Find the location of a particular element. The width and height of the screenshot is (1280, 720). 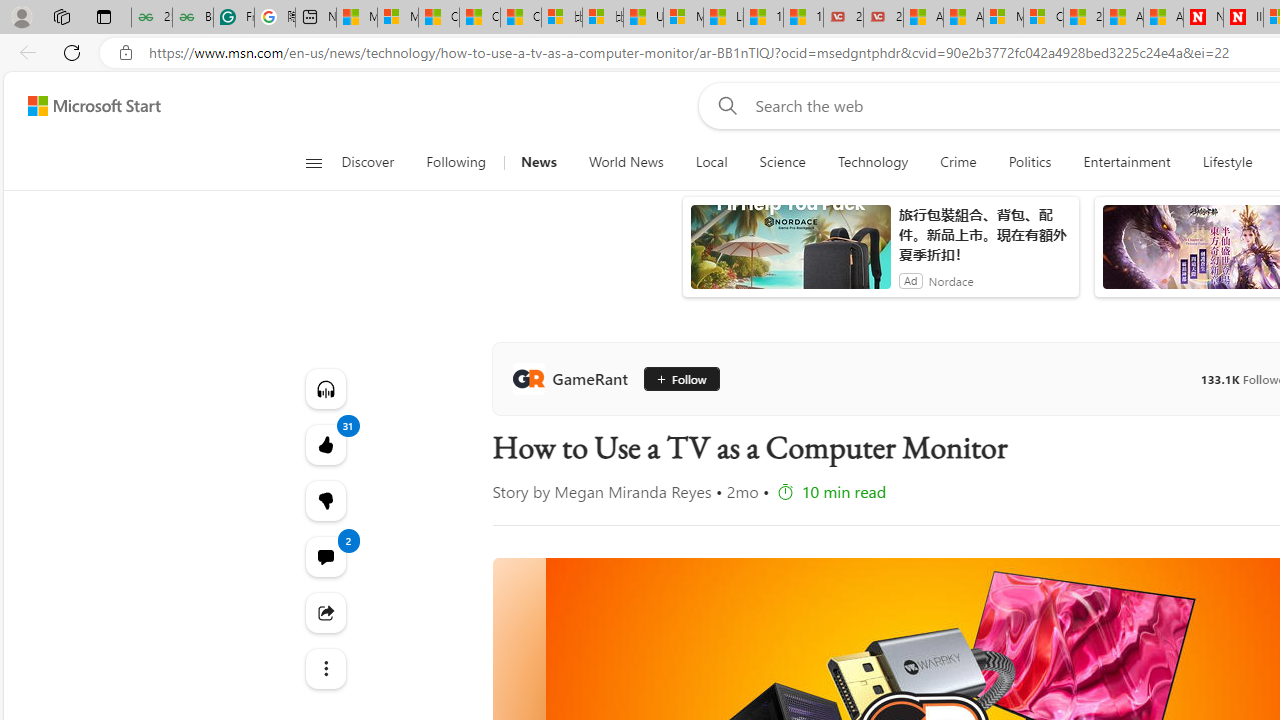

'Lifestyle' is located at coordinates (1226, 162).